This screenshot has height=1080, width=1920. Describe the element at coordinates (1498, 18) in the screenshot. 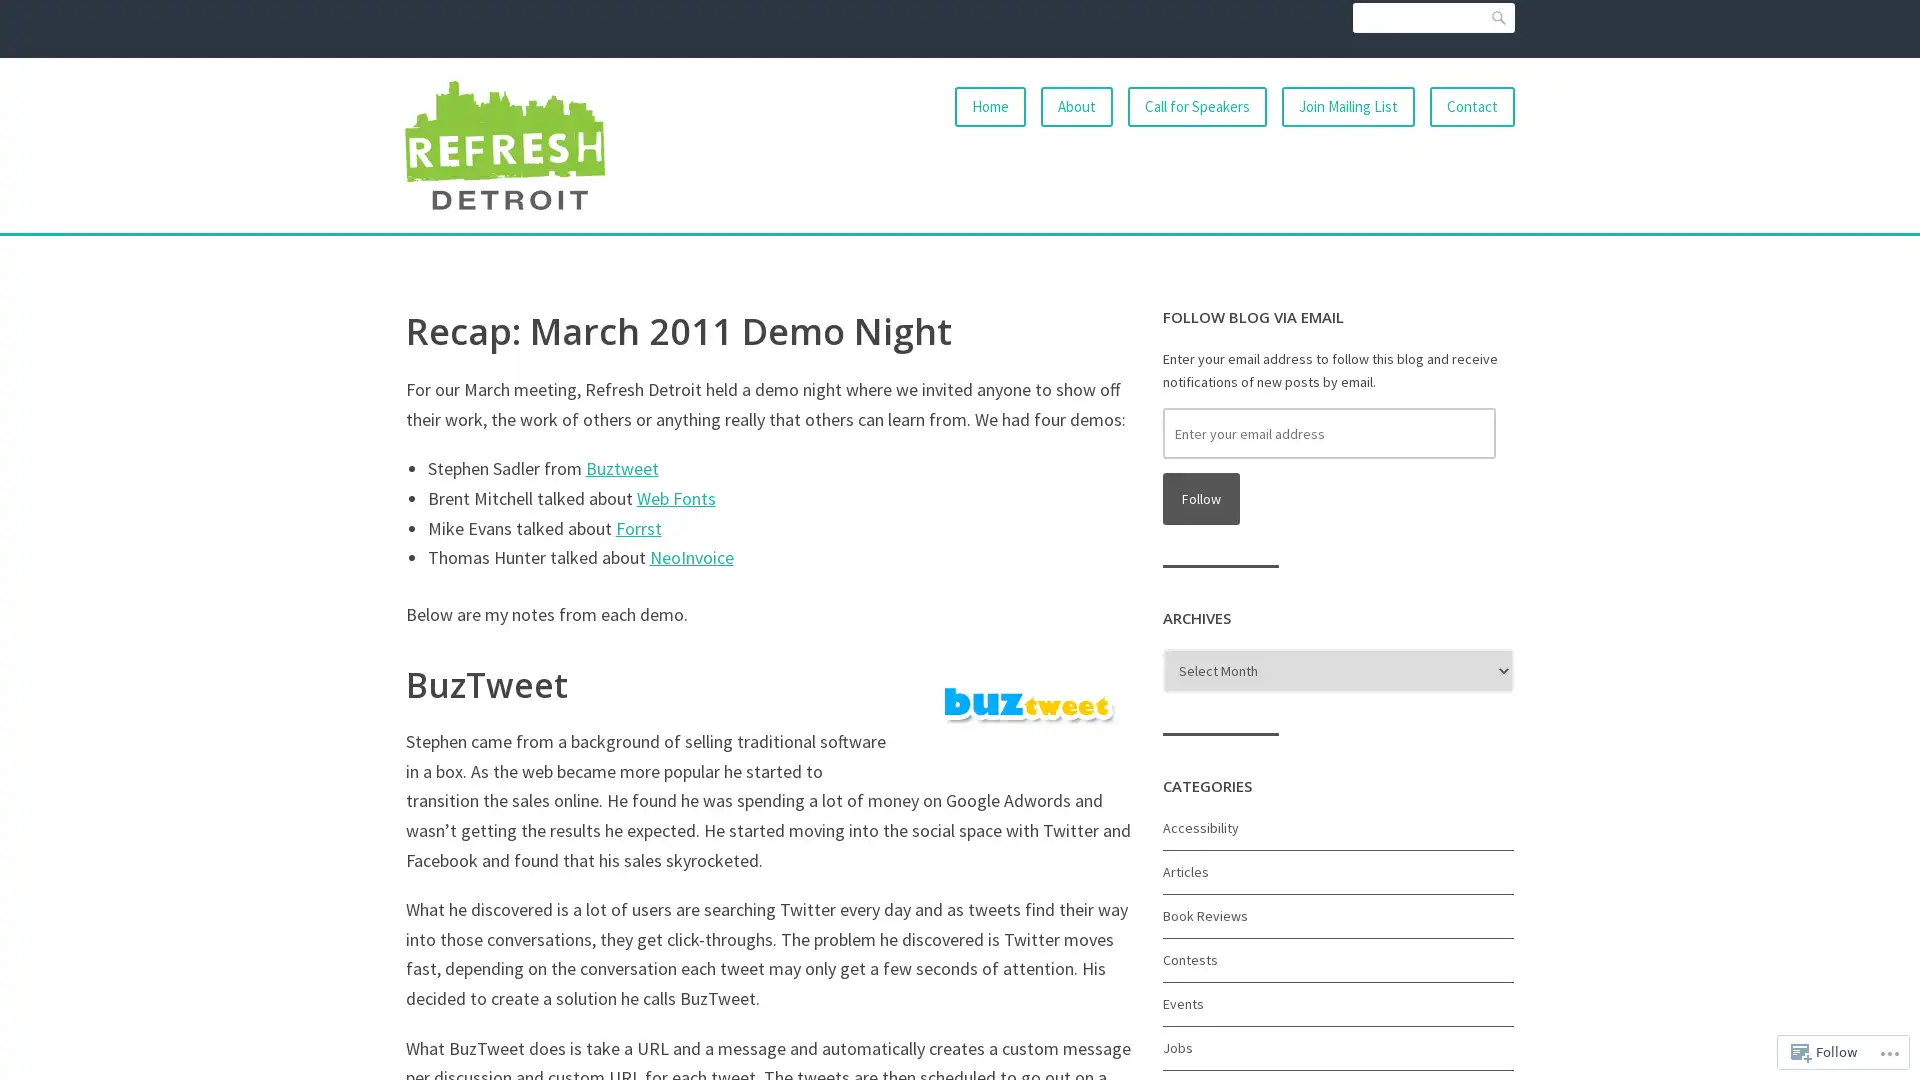

I see `Search` at that location.